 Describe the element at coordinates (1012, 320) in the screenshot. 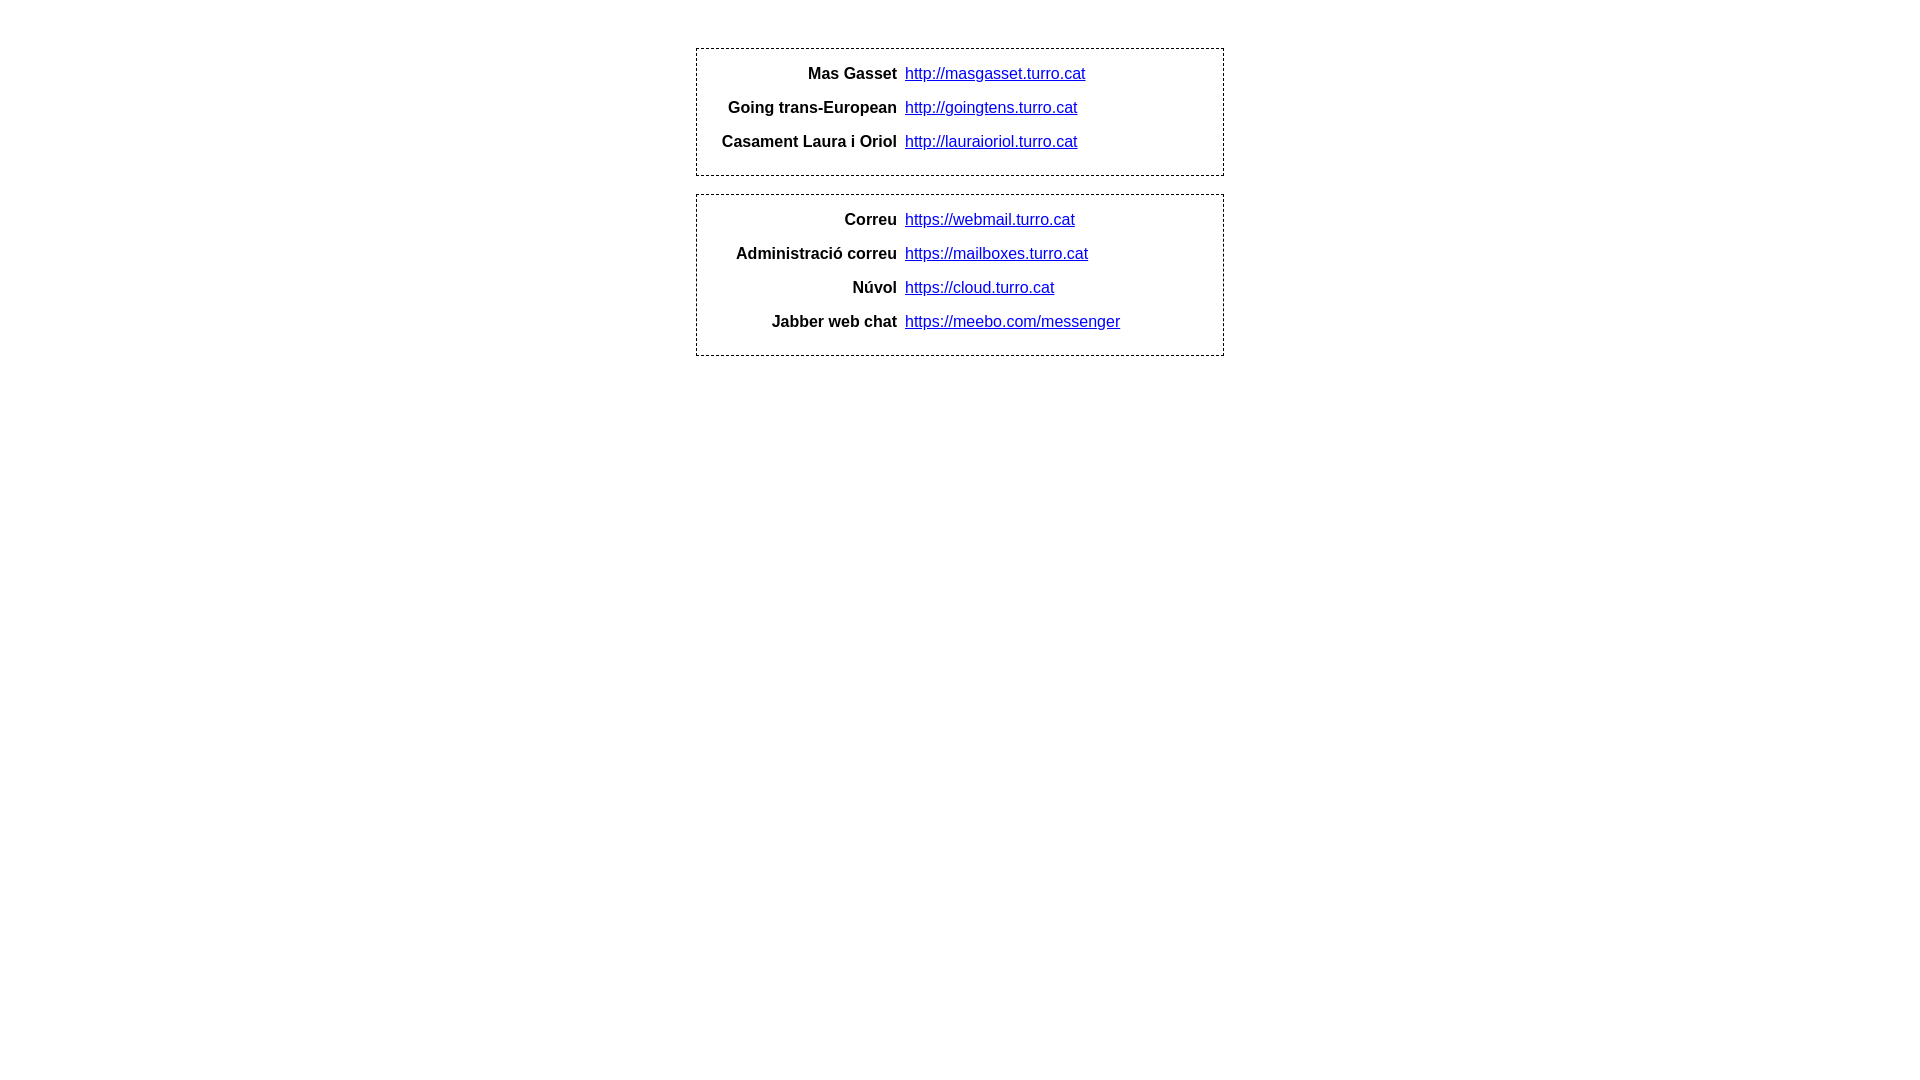

I see `'https://meebo.com/messenger'` at that location.